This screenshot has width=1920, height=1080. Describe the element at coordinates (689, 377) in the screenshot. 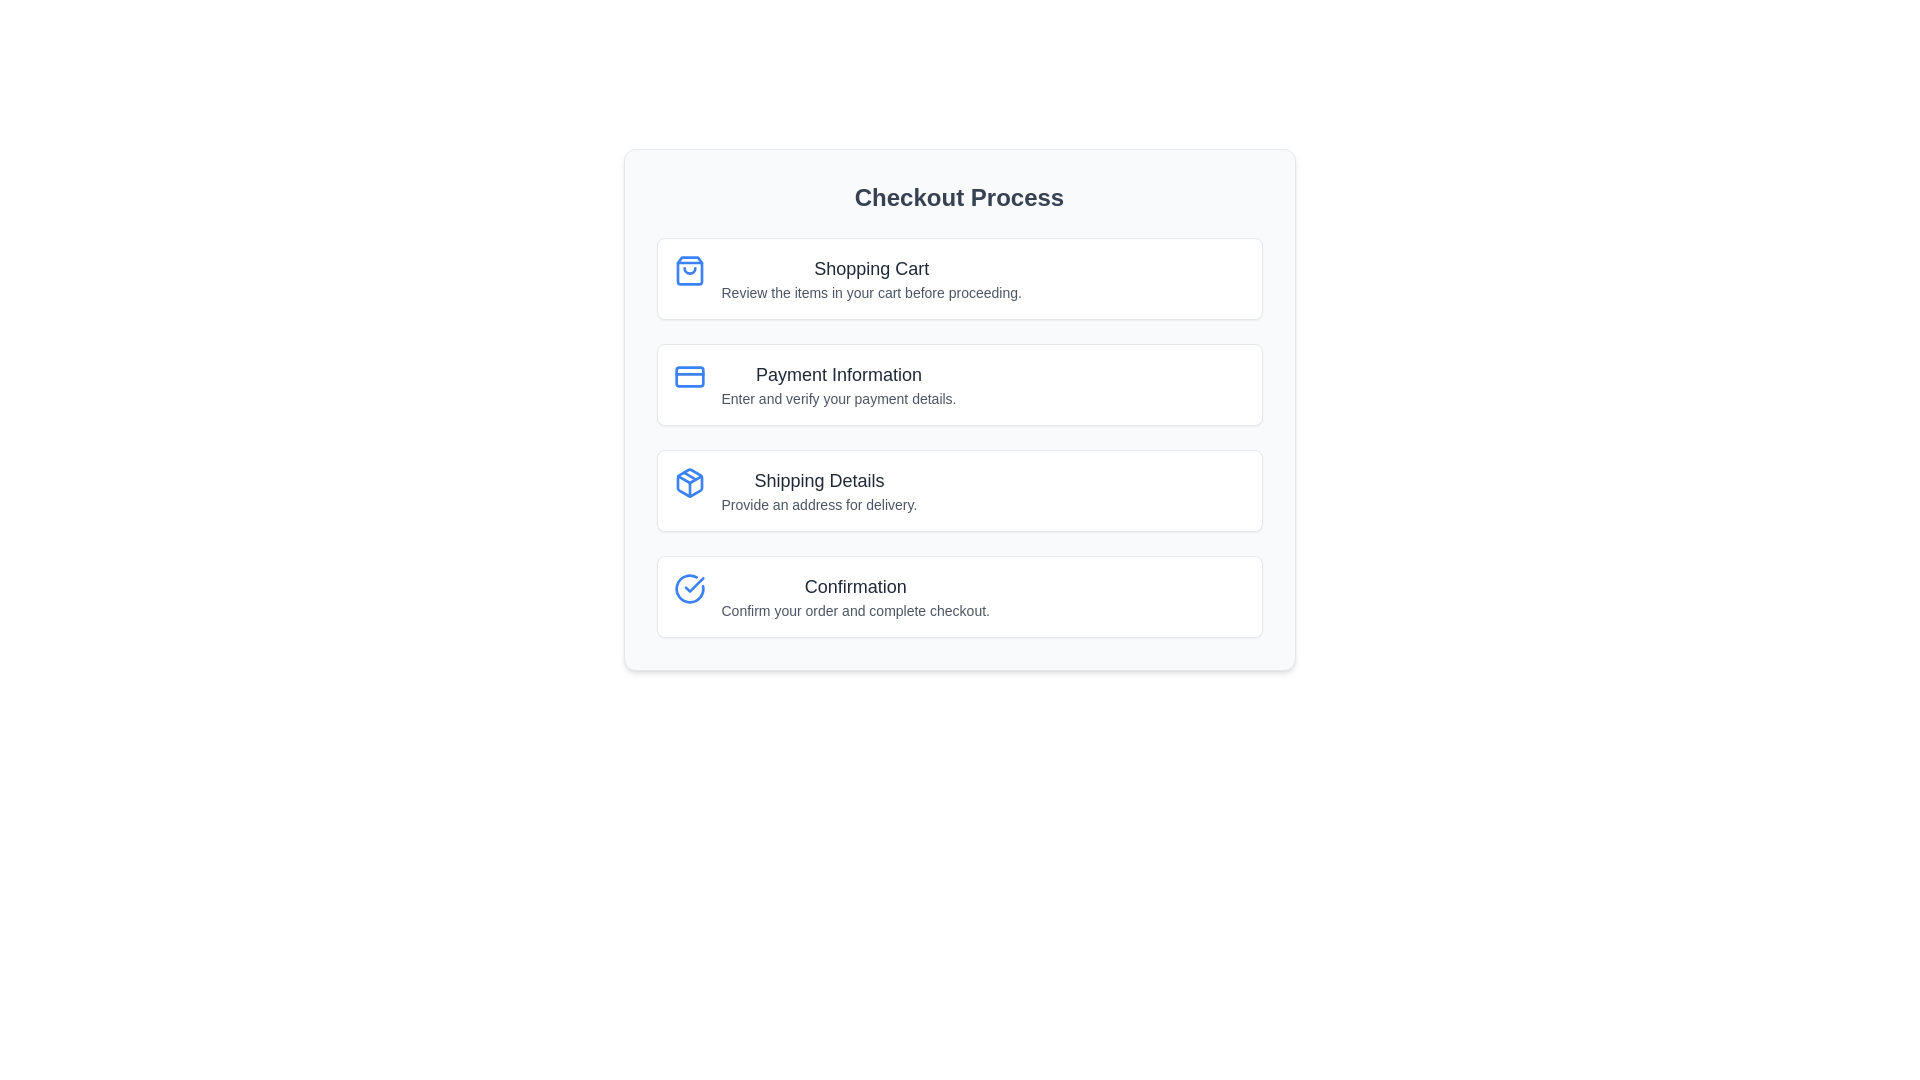

I see `the payment step icon located within the 'Payment Information' card in the checkout process, positioned to the left of the text 'Payment Information' and 'Enter and verify your payment details.'` at that location.